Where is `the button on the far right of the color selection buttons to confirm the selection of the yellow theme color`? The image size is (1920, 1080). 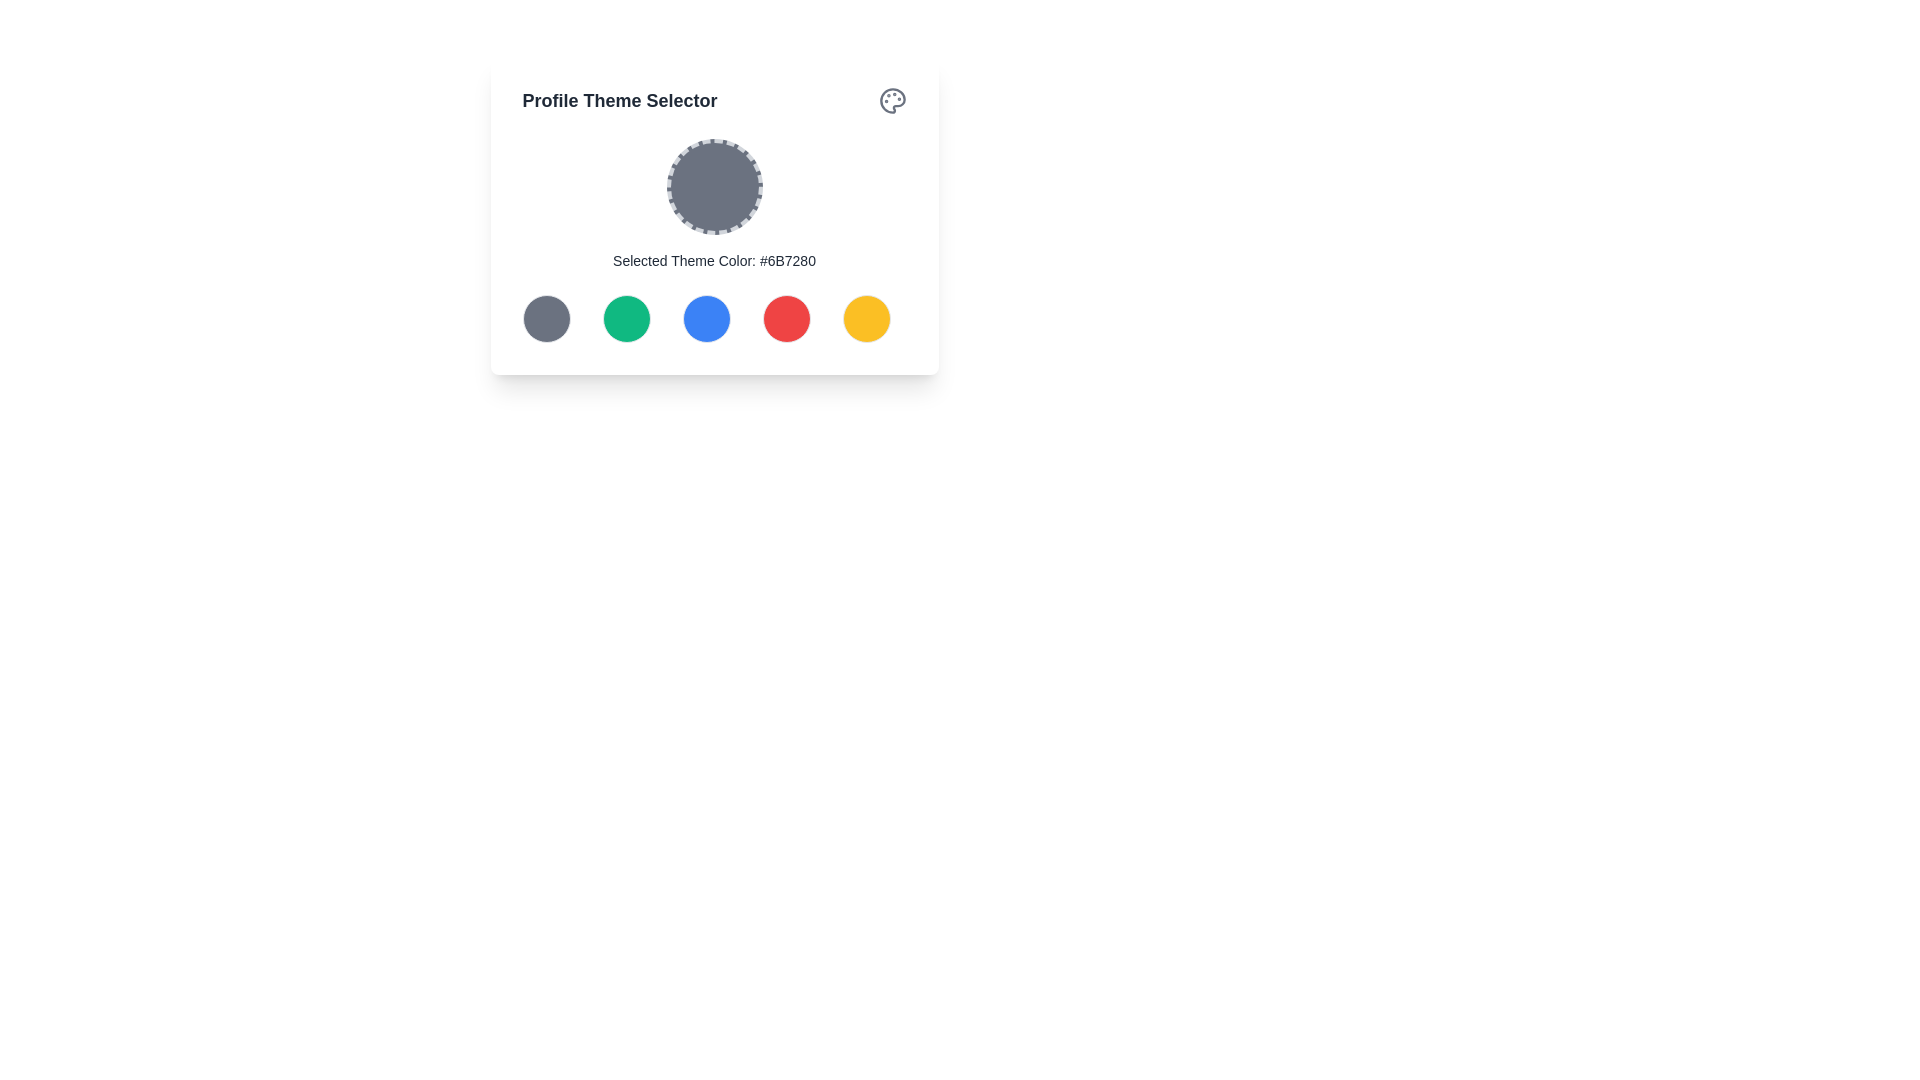
the button on the far right of the color selection buttons to confirm the selection of the yellow theme color is located at coordinates (866, 318).